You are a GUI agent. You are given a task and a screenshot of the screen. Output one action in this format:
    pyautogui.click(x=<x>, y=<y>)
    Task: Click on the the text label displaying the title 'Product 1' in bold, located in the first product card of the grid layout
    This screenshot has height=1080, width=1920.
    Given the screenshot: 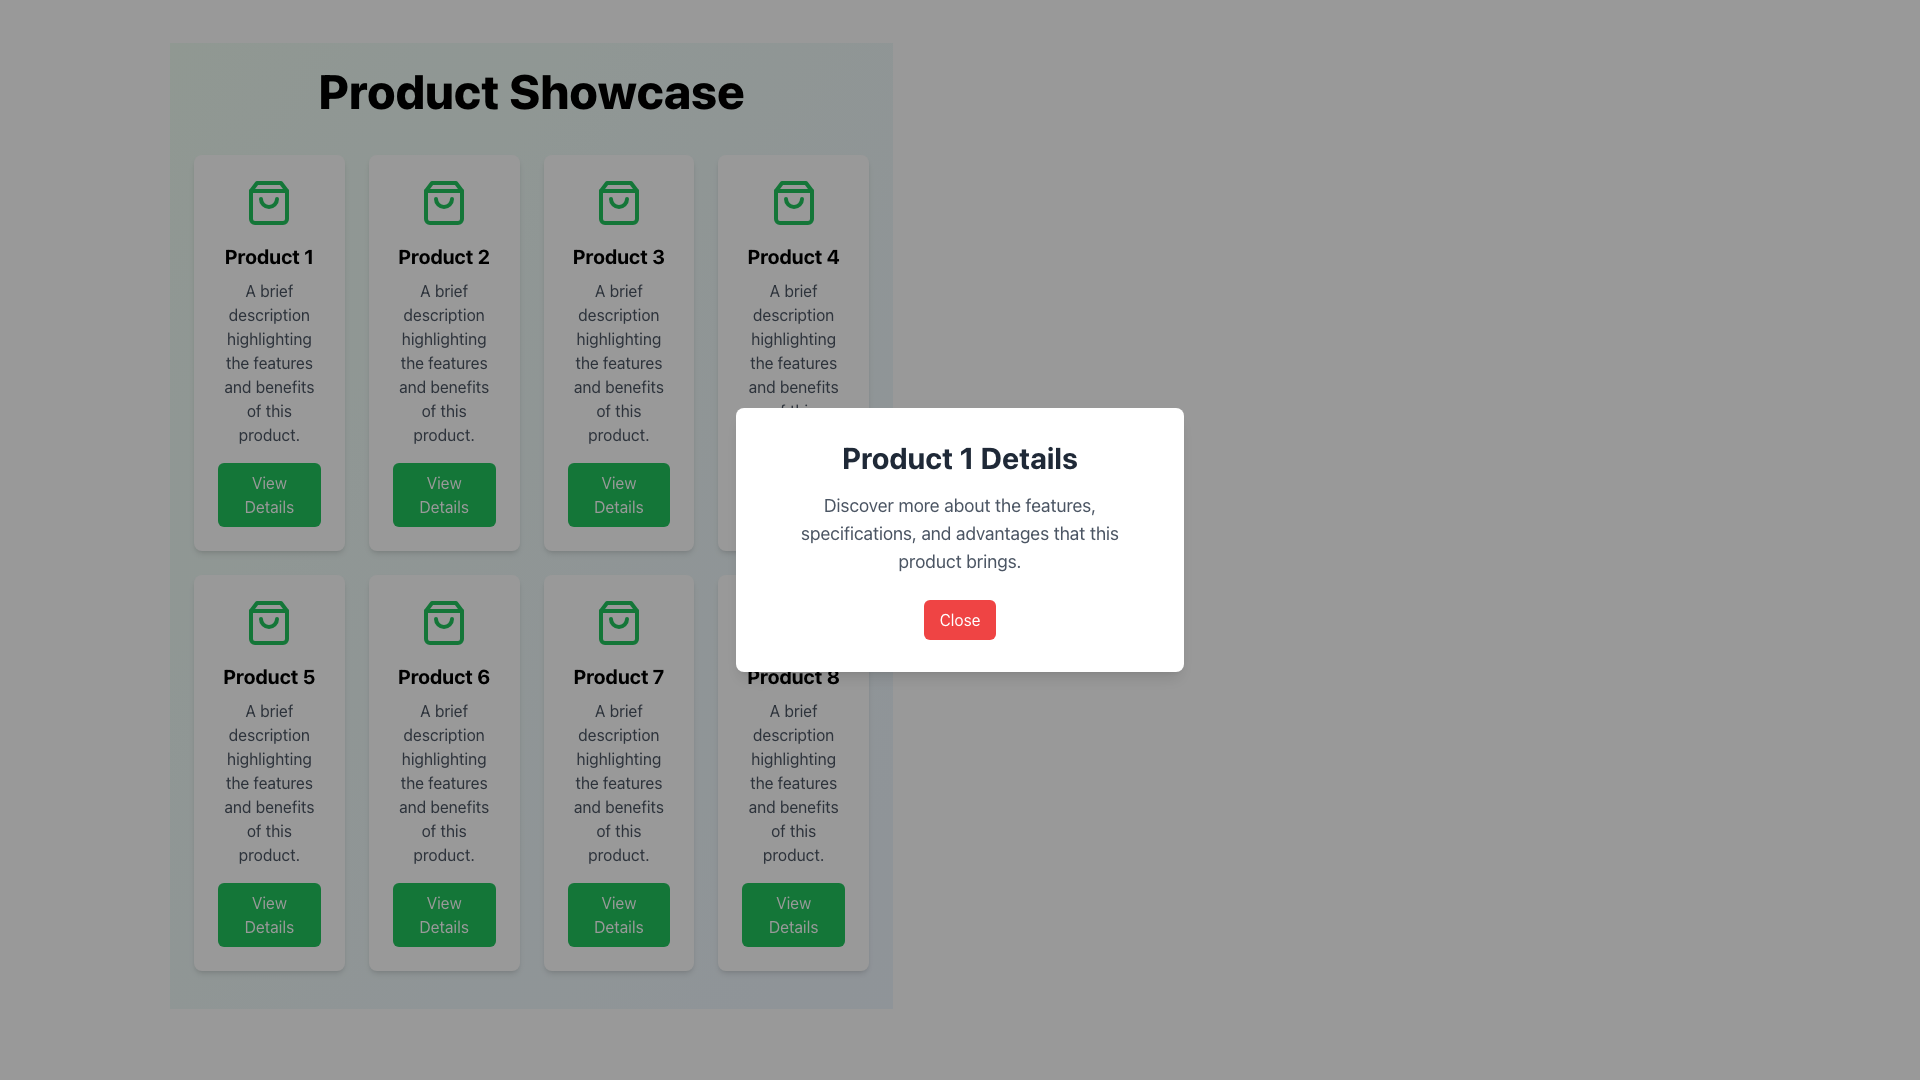 What is the action you would take?
    pyautogui.click(x=268, y=256)
    